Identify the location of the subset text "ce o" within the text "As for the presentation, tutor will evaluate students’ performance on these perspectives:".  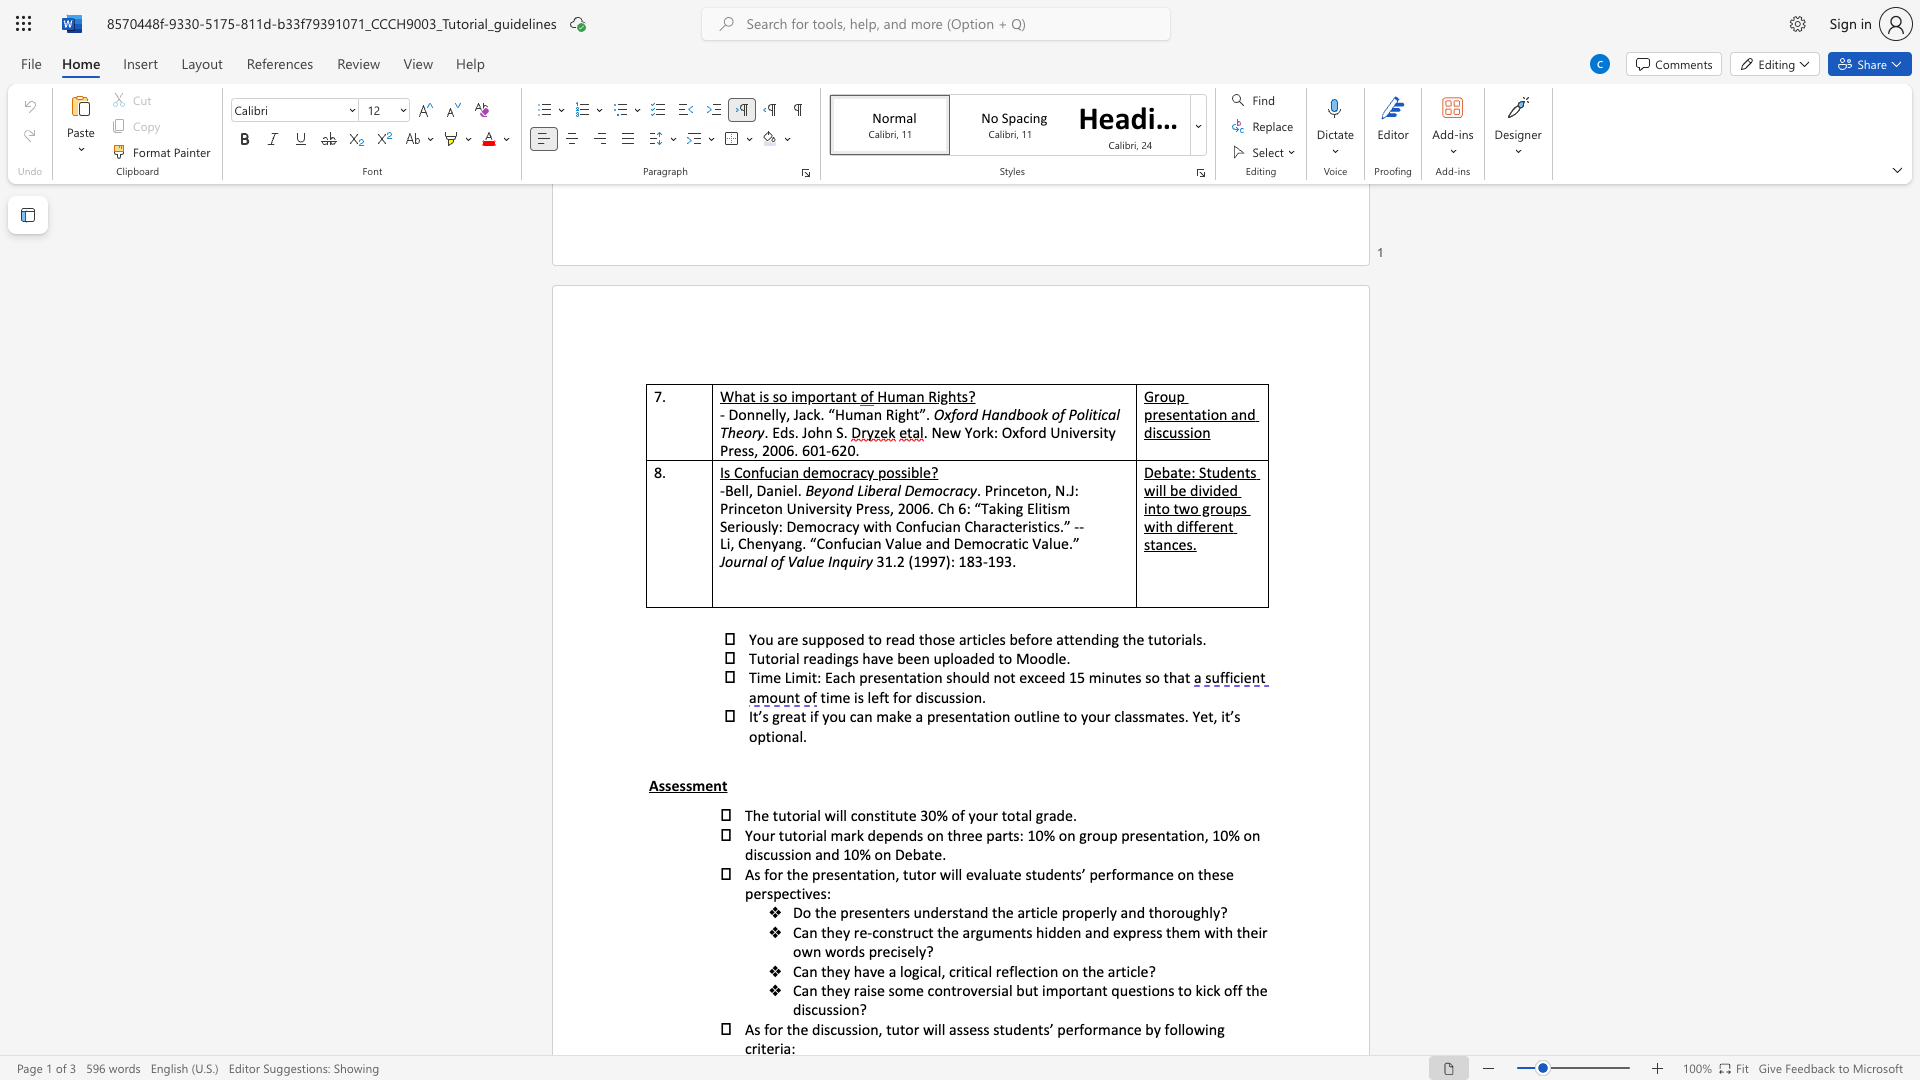
(1159, 873).